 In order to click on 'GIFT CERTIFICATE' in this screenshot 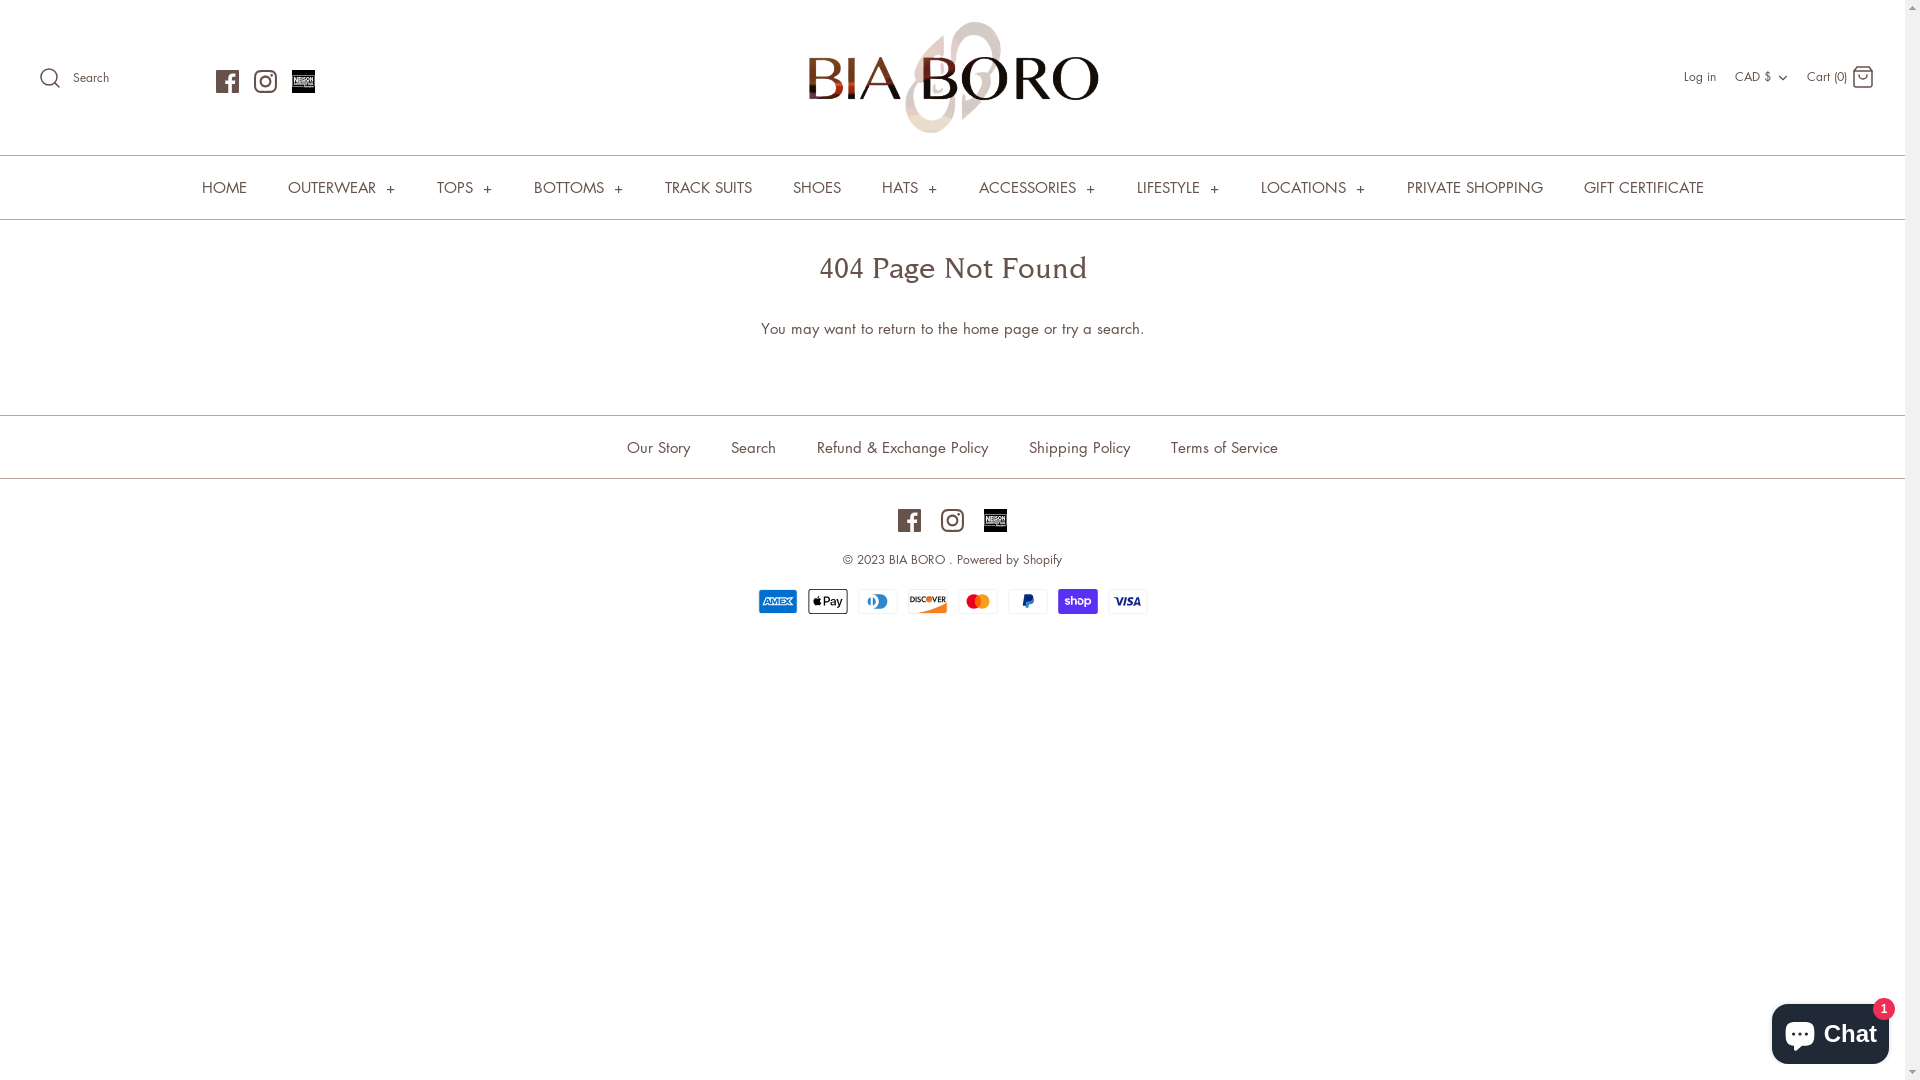, I will do `click(1564, 187)`.